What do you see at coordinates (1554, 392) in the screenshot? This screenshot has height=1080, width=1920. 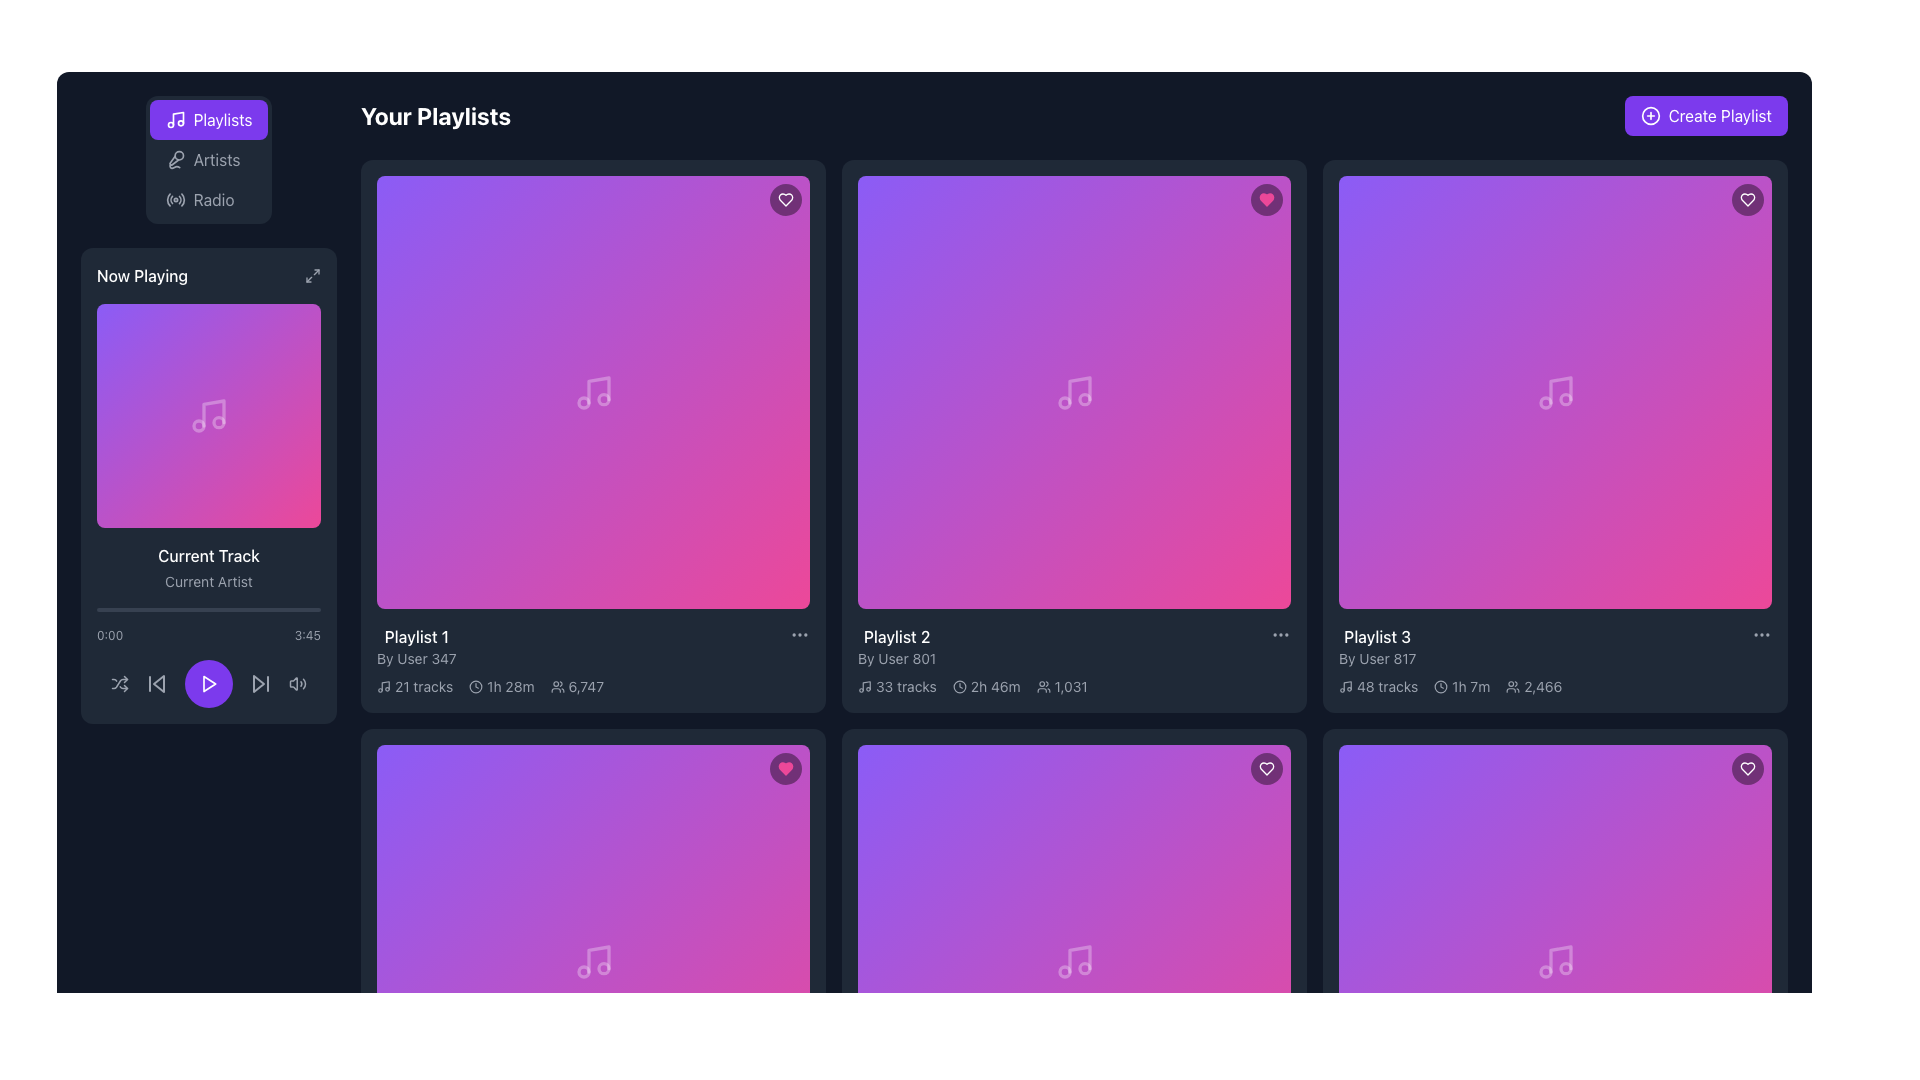 I see `the music playlist icon representing 'Playlist 3' located in the 'Your Playlists' section of the interface` at bounding box center [1554, 392].